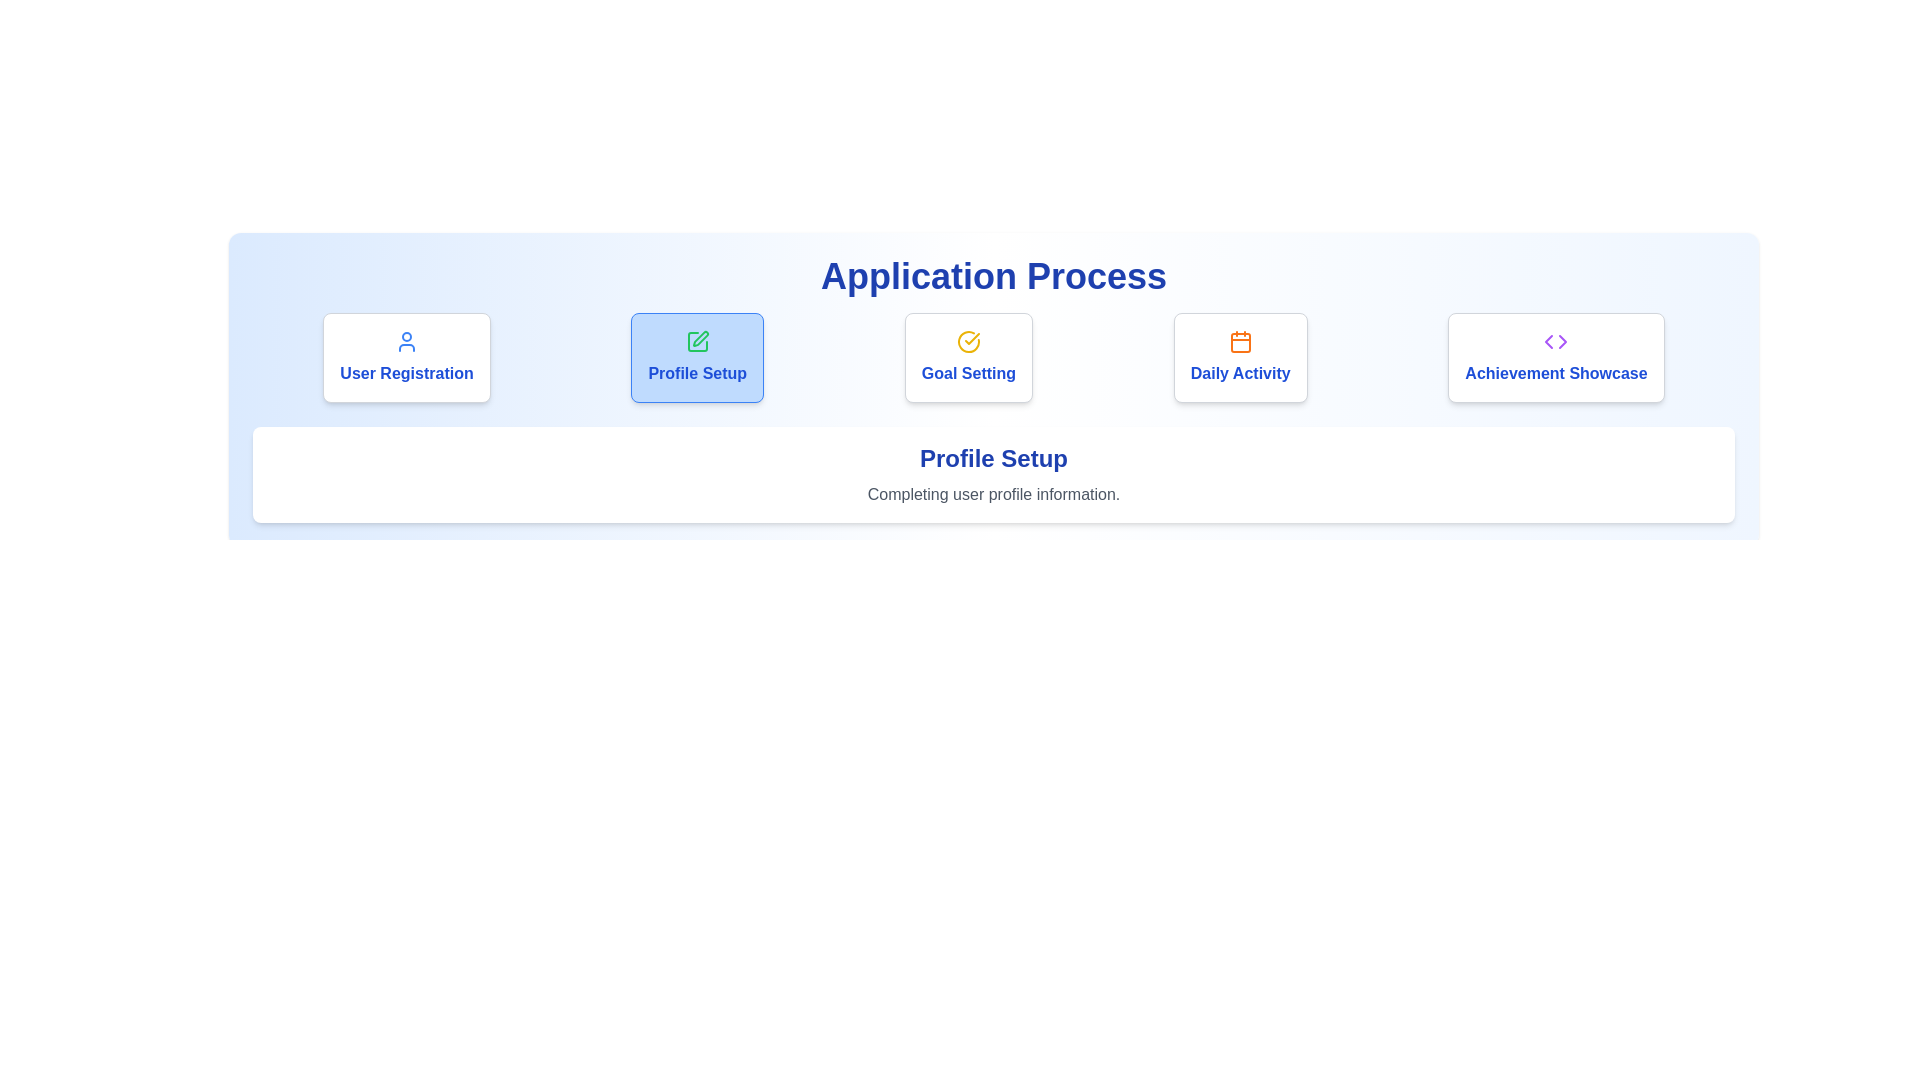 This screenshot has height=1080, width=1920. I want to click on the 'Achievement Showcase' selectable card, which is the fifth card in a group of five horizontally aligned cards, to activate additional focus effects, so click(1555, 357).